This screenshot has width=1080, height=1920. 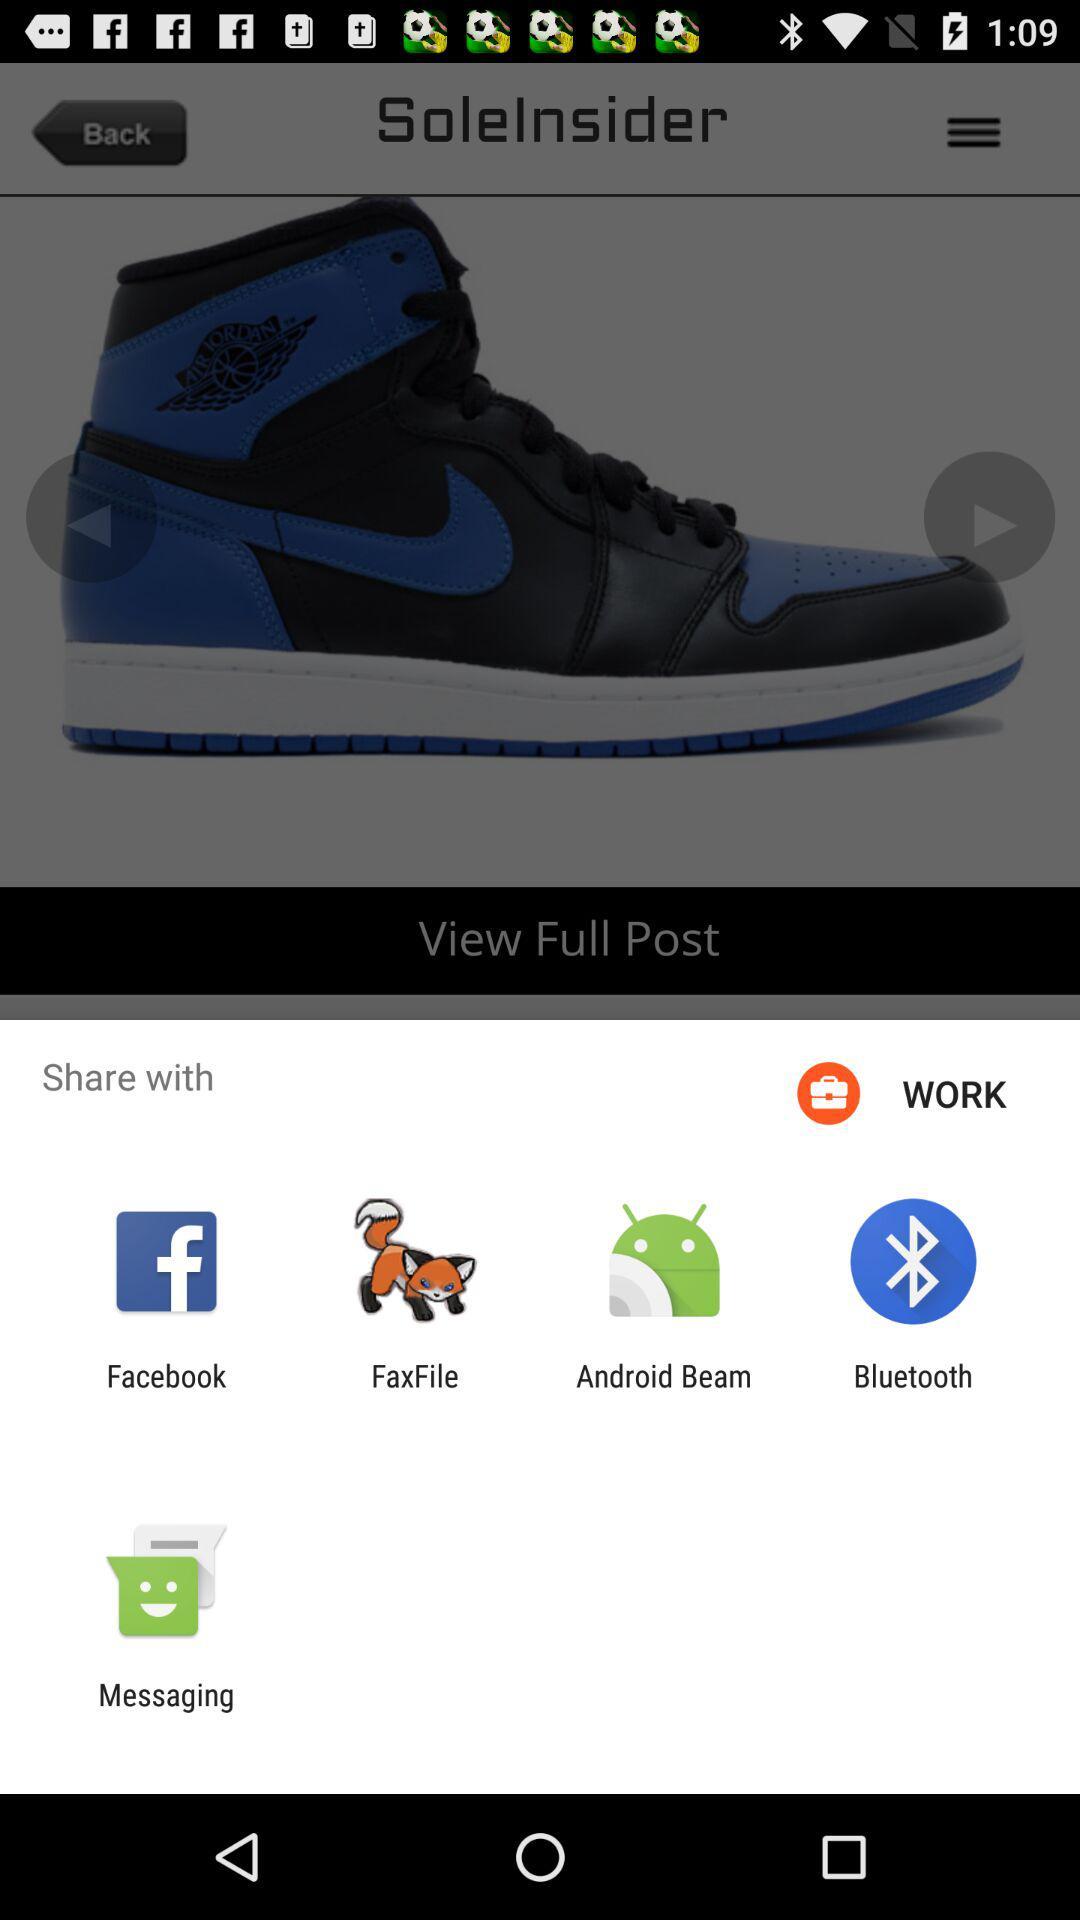 What do you see at coordinates (913, 1392) in the screenshot?
I see `the bluetooth icon` at bounding box center [913, 1392].